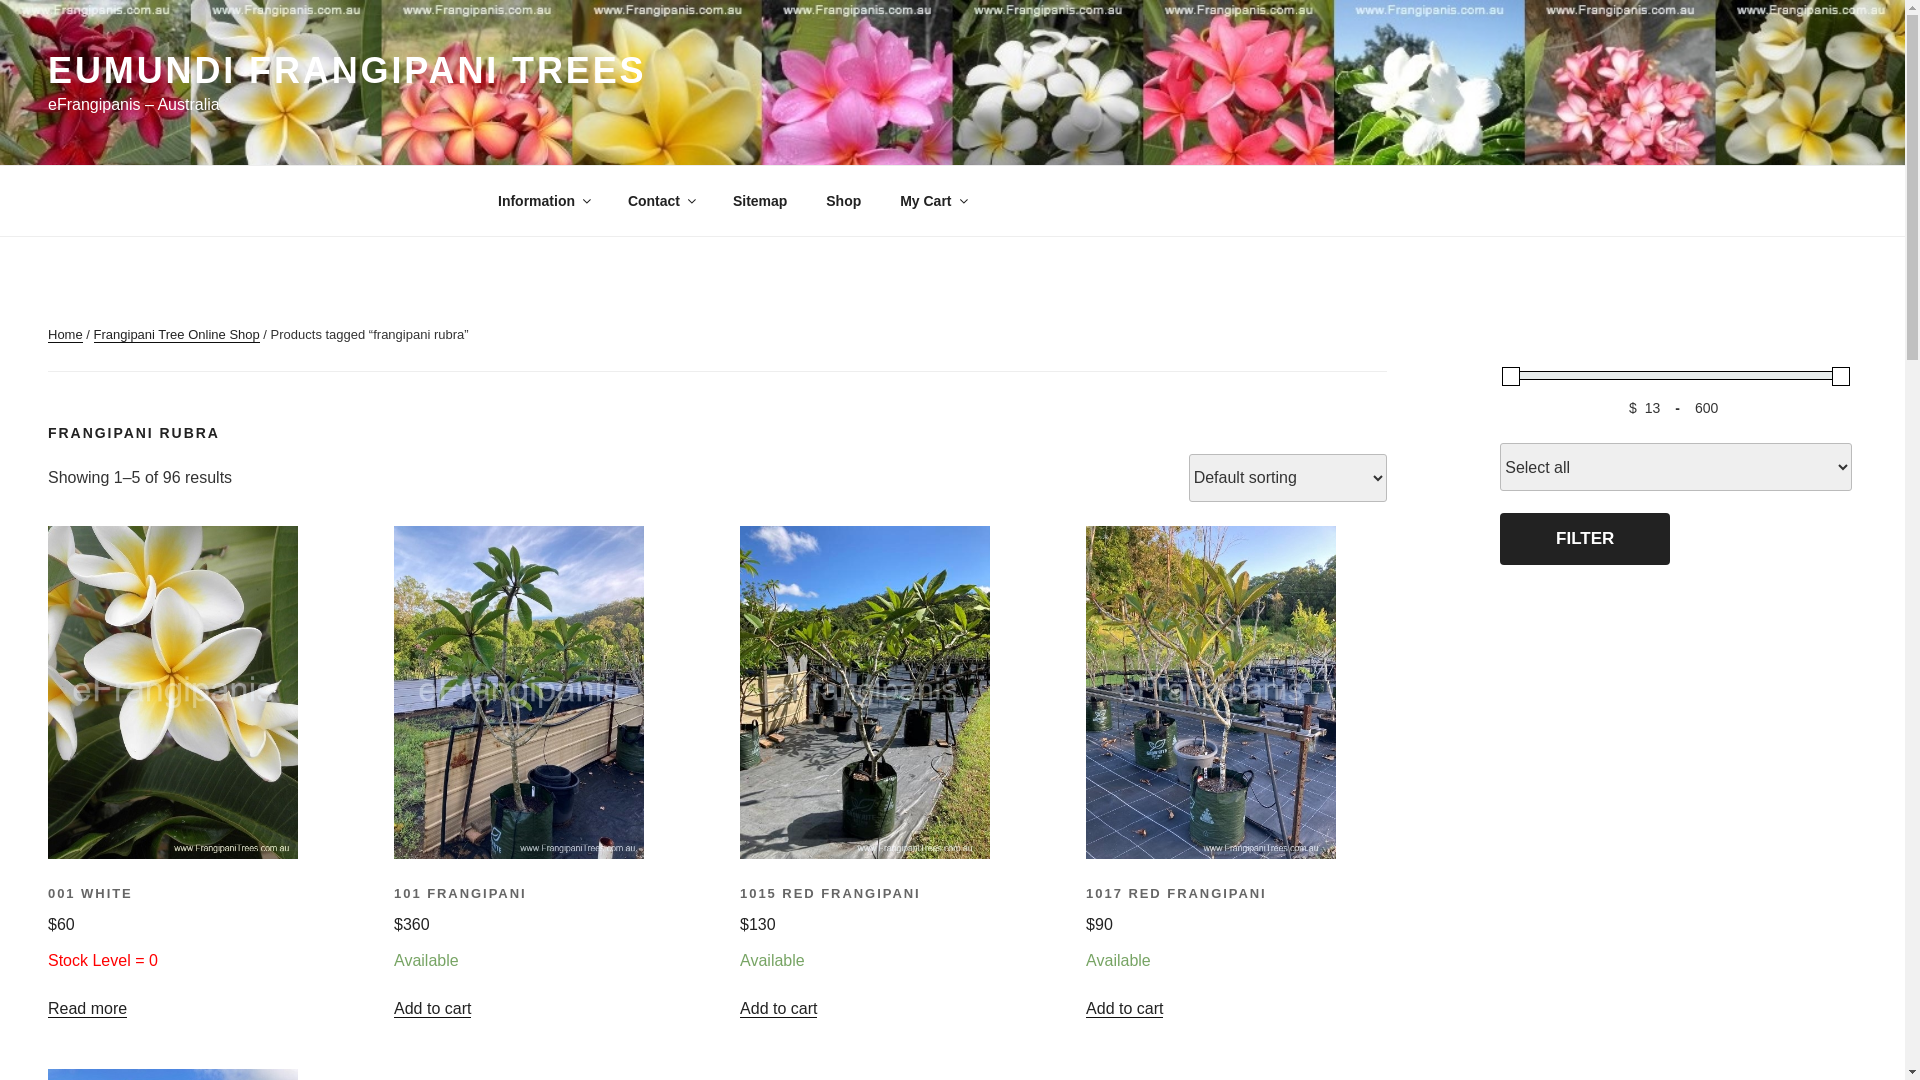 The width and height of the screenshot is (1920, 1080). Describe the element at coordinates (931, 200) in the screenshot. I see `'My Cart'` at that location.